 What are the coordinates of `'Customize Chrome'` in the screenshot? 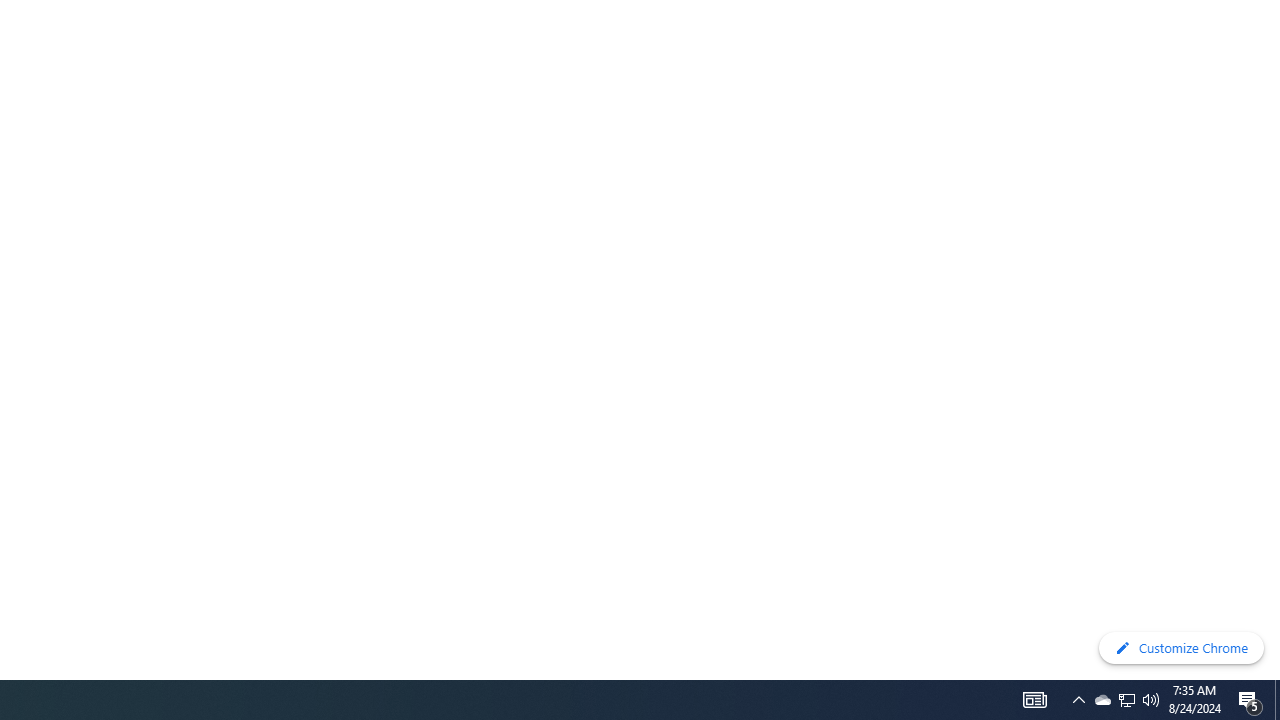 It's located at (1181, 648).